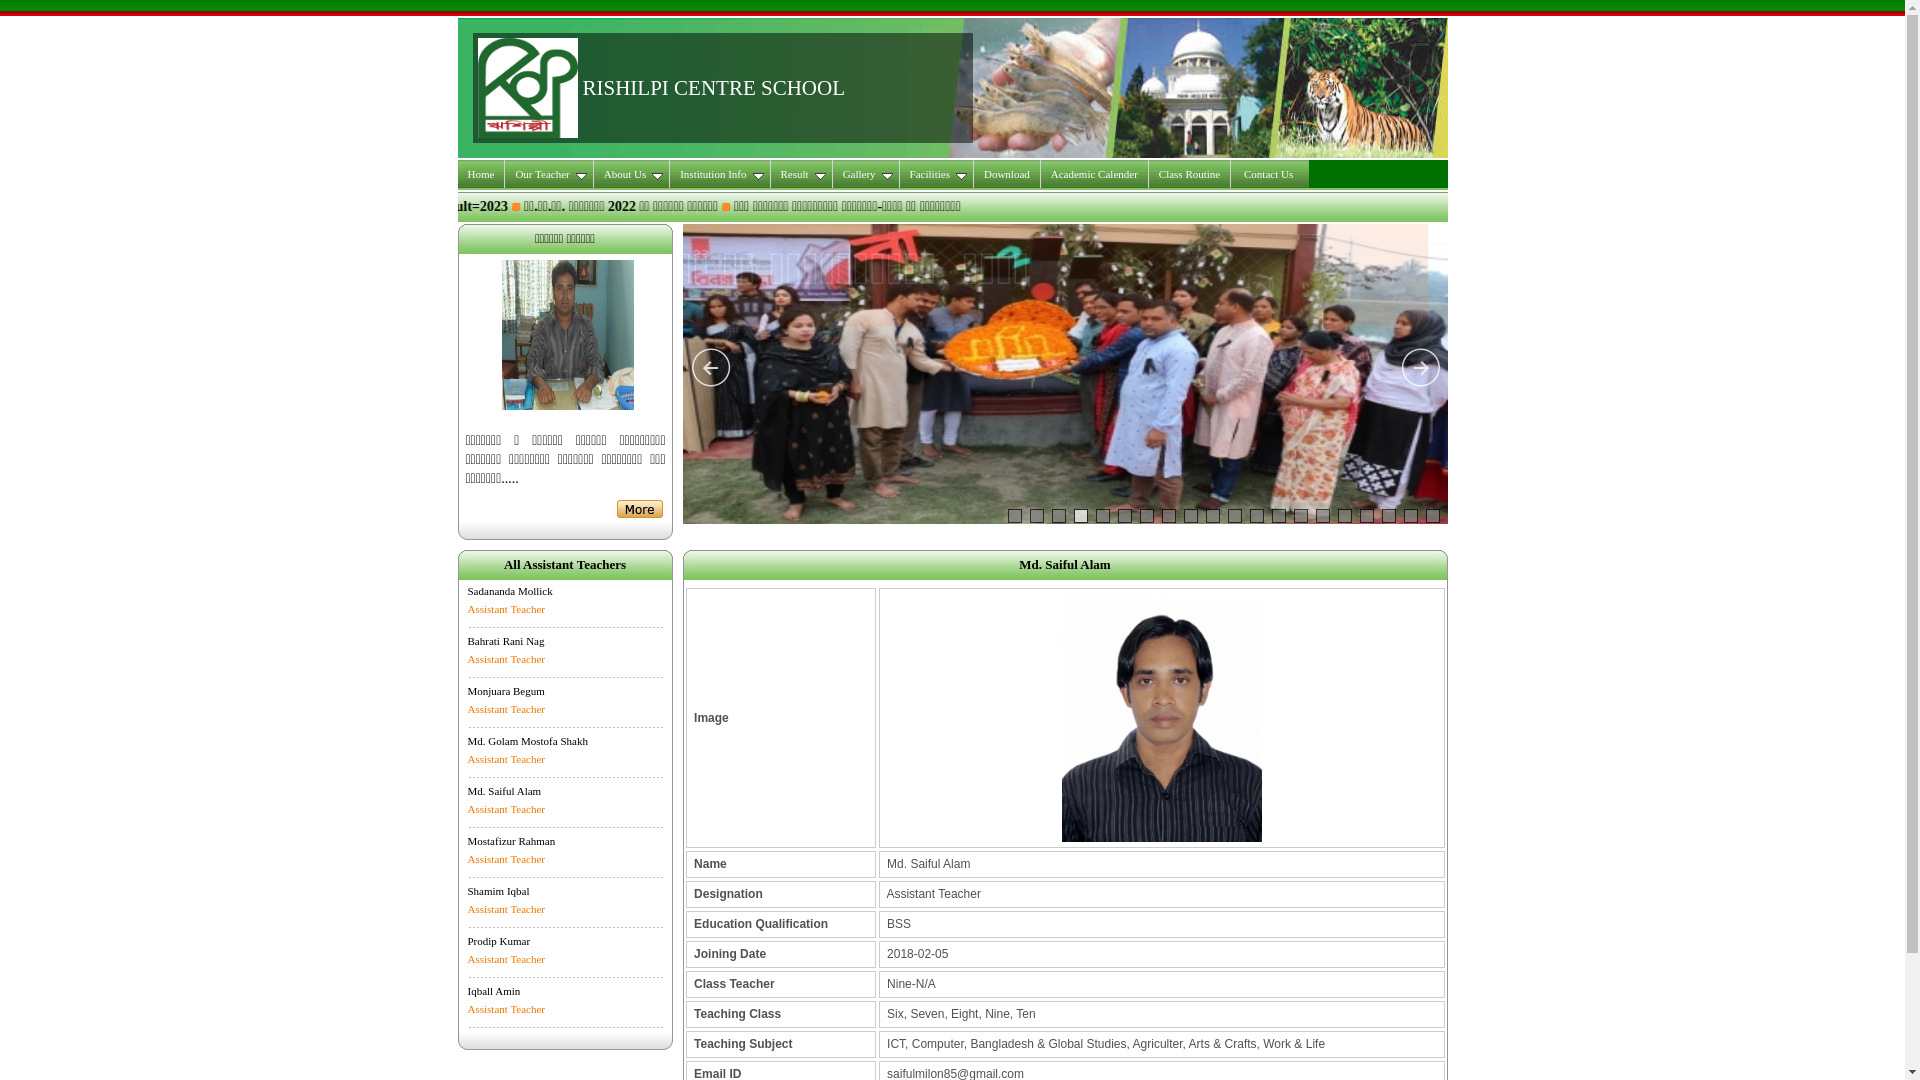  What do you see at coordinates (631, 172) in the screenshot?
I see `'About Us'` at bounding box center [631, 172].